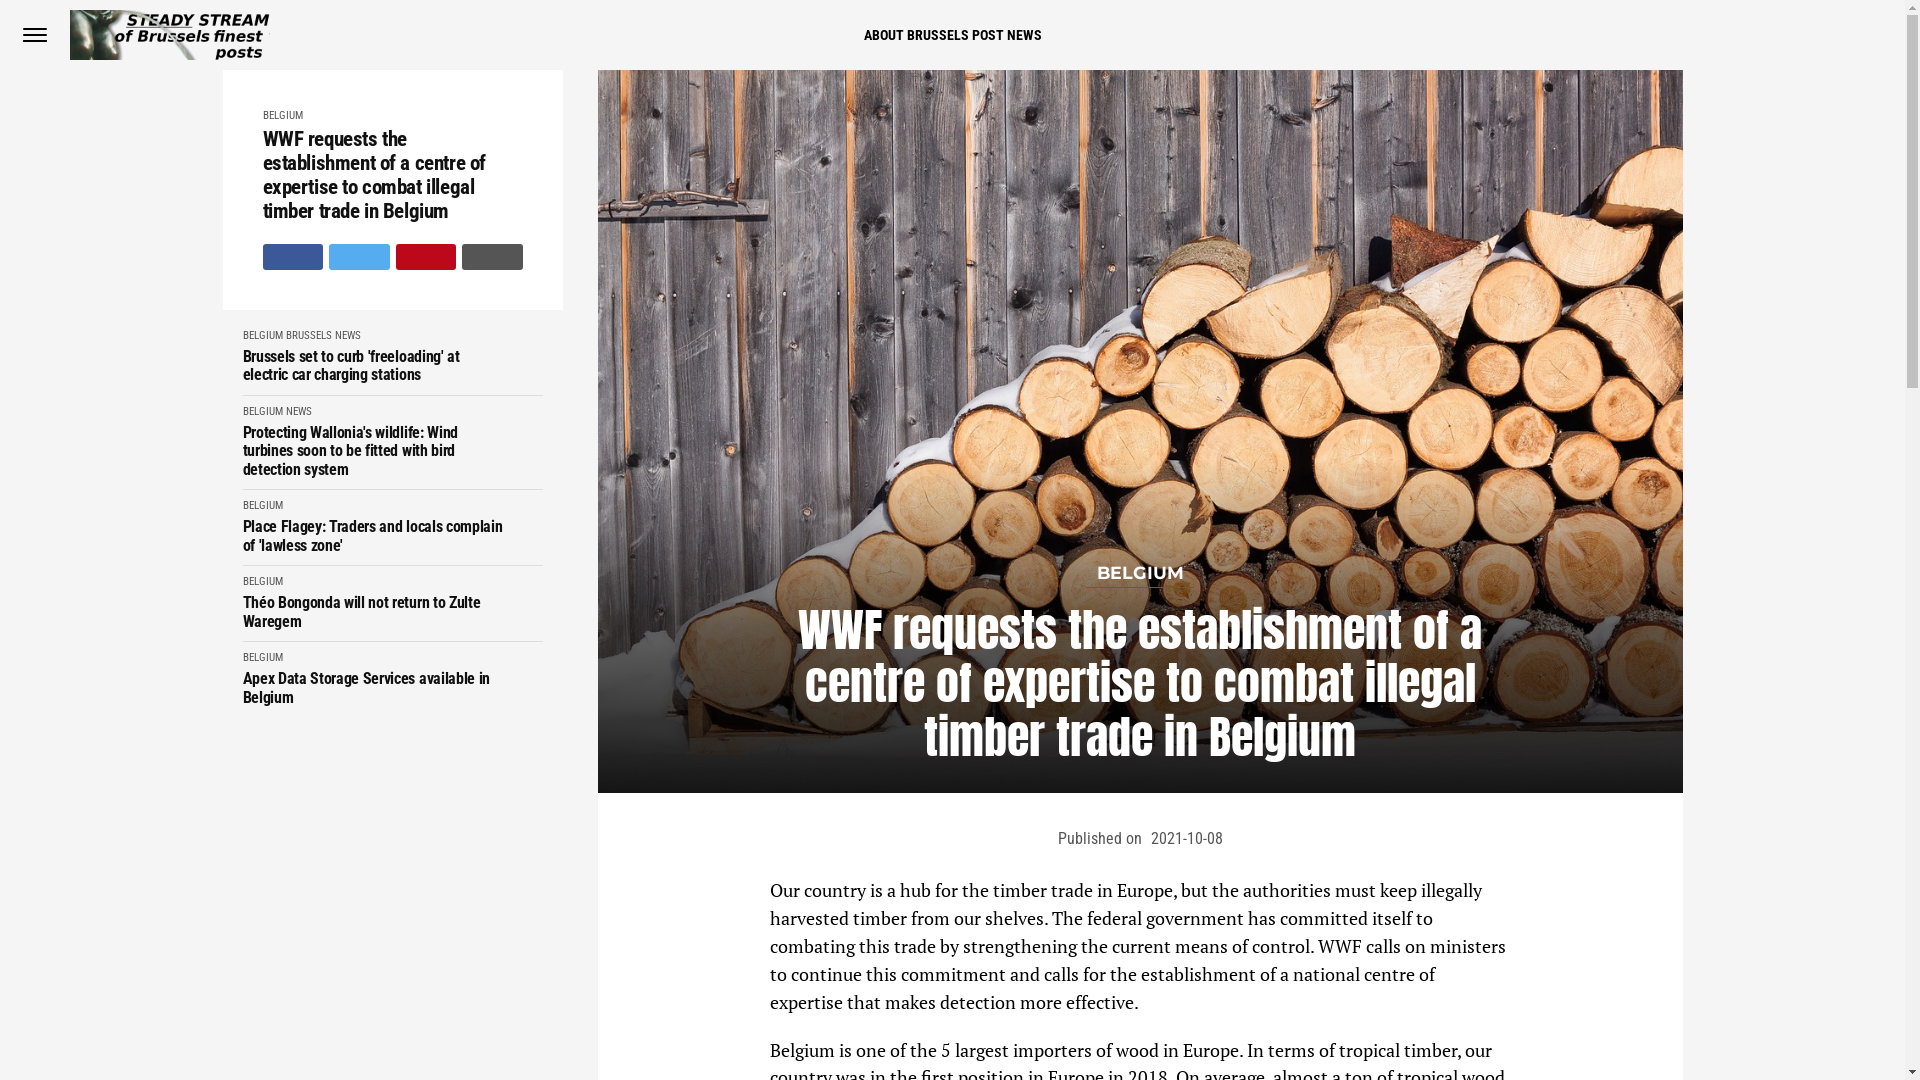 The width and height of the screenshot is (1920, 1080). I want to click on 'Apex Data Storage Services available in Belgium', so click(240, 687).